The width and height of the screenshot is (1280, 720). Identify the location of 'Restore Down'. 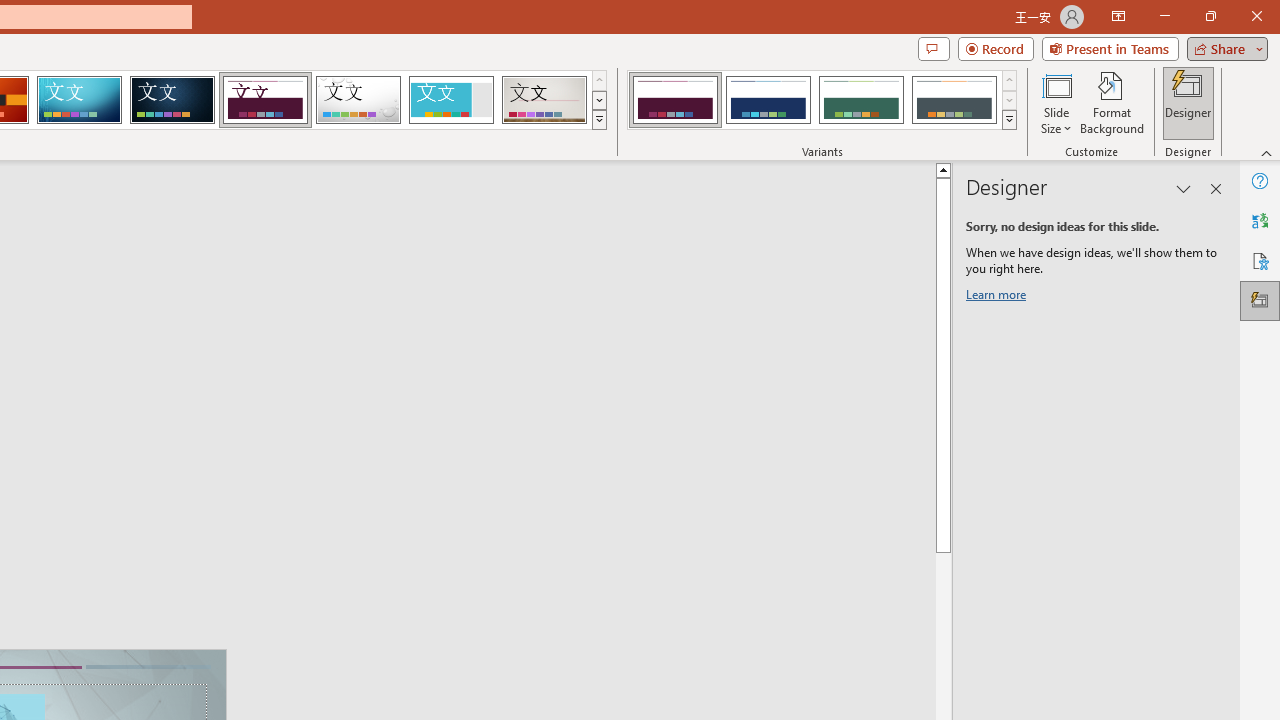
(1209, 16).